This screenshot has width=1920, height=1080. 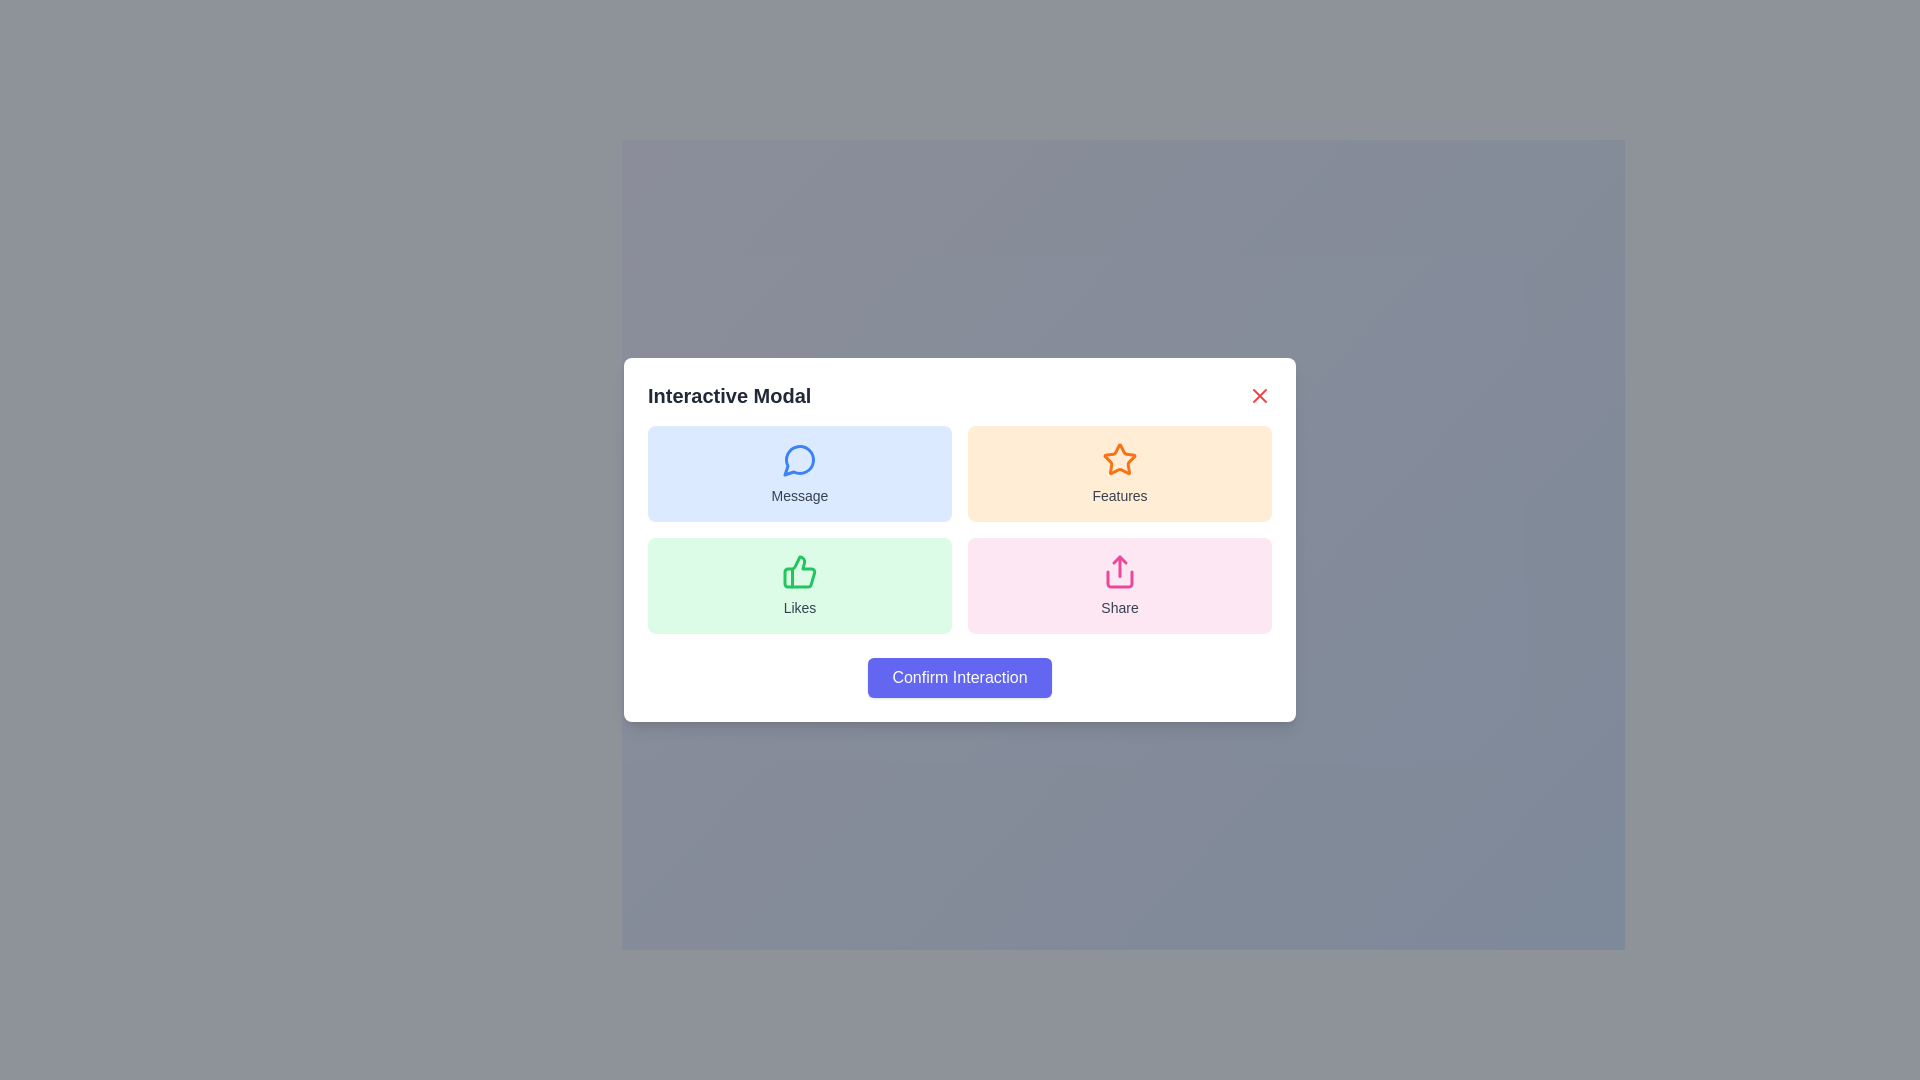 I want to click on the 'Confirm Interaction' button, which is a rectangular button with rounded edges in vibrant indigo color located at the center-bottom of the modal dialog box, so click(x=960, y=677).